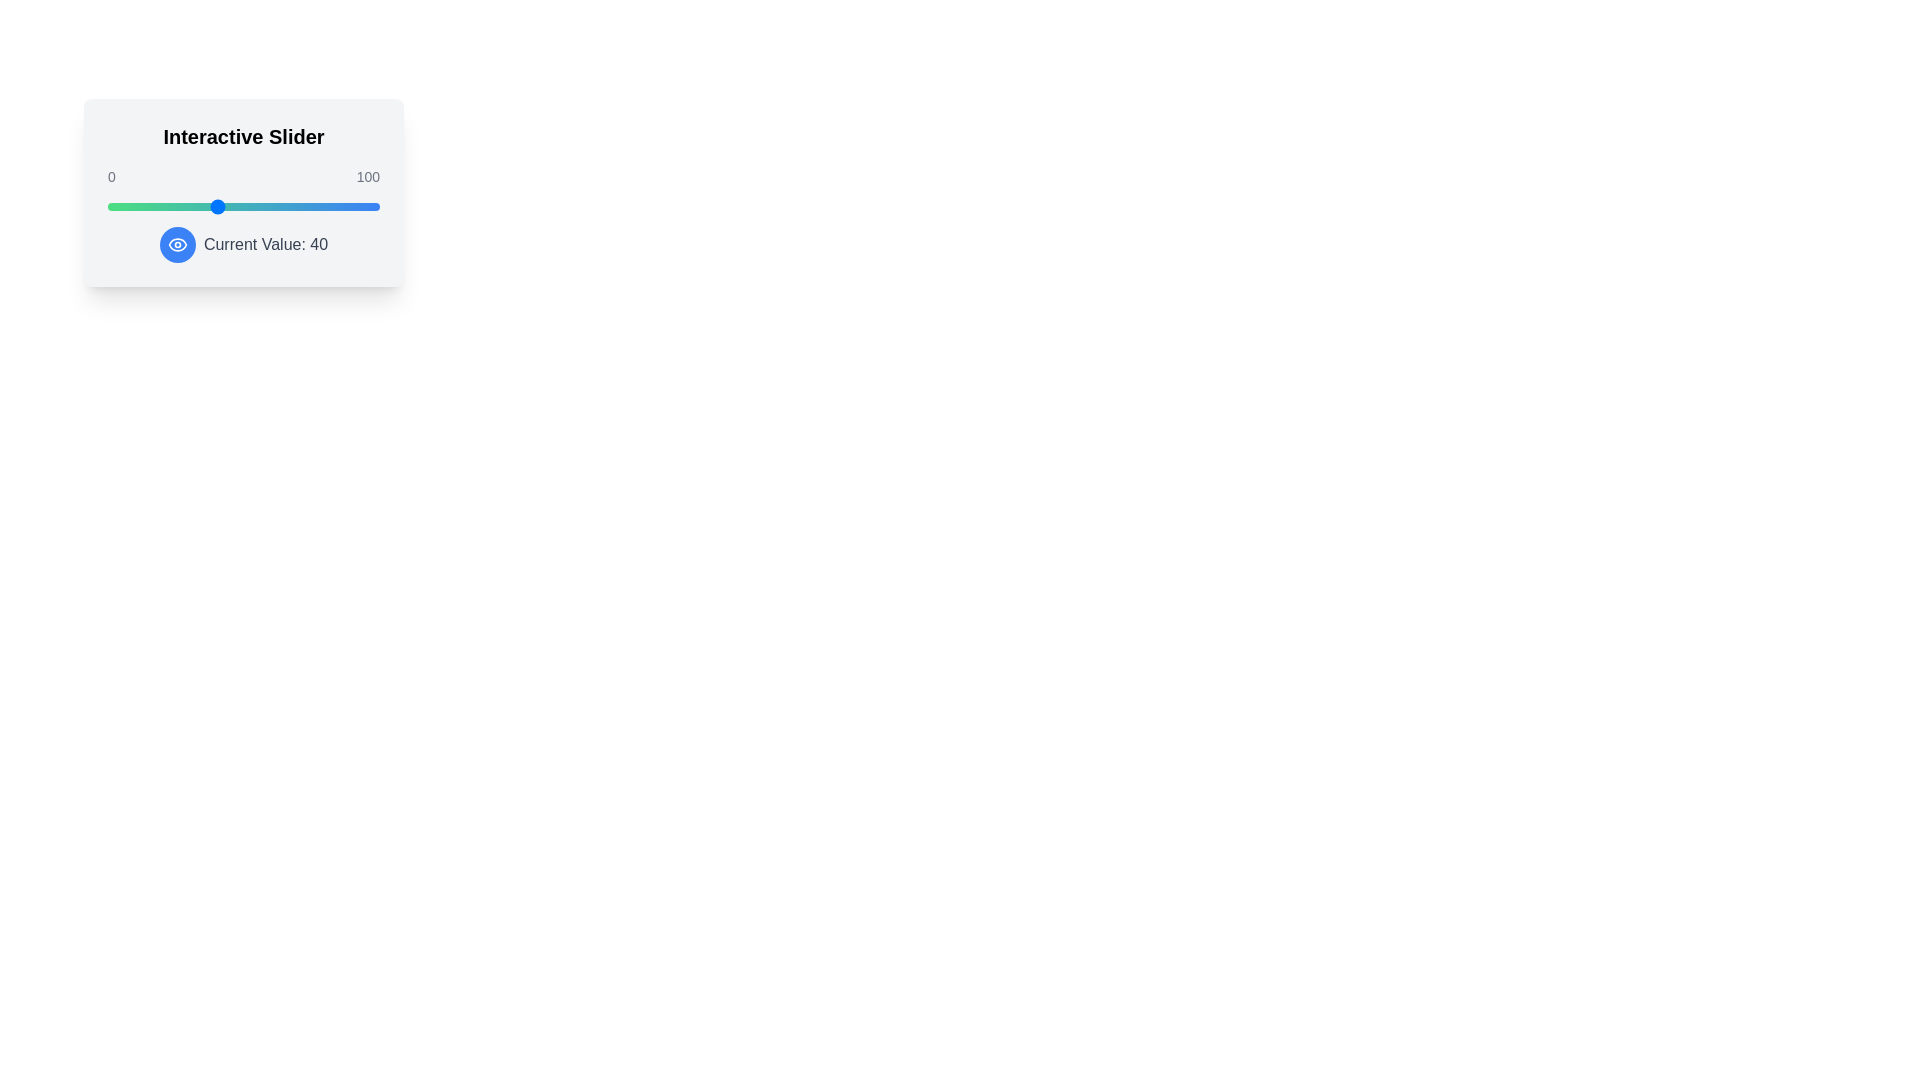 This screenshot has width=1920, height=1080. I want to click on the text 'Current Value: 40' to select it, so click(243, 244).